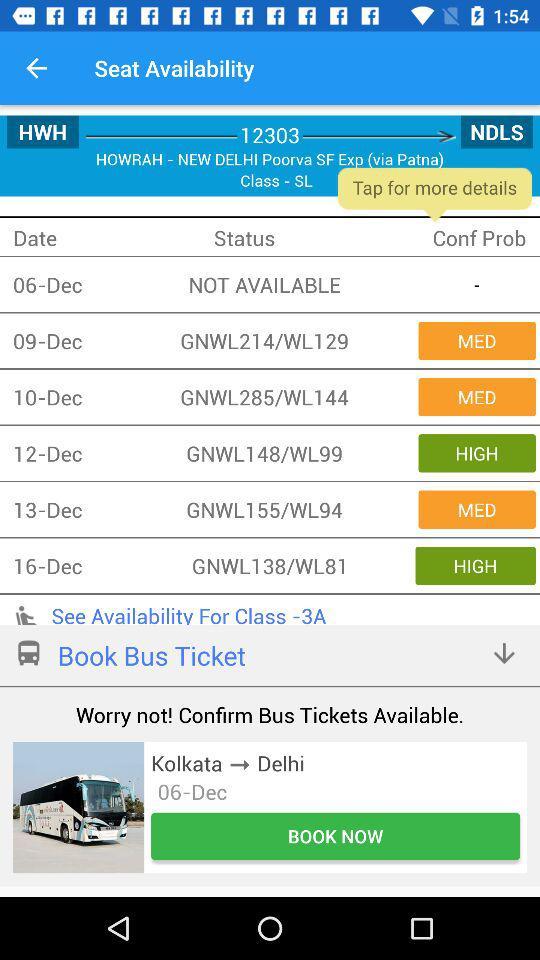  I want to click on the icon below 06-dec item, so click(335, 836).